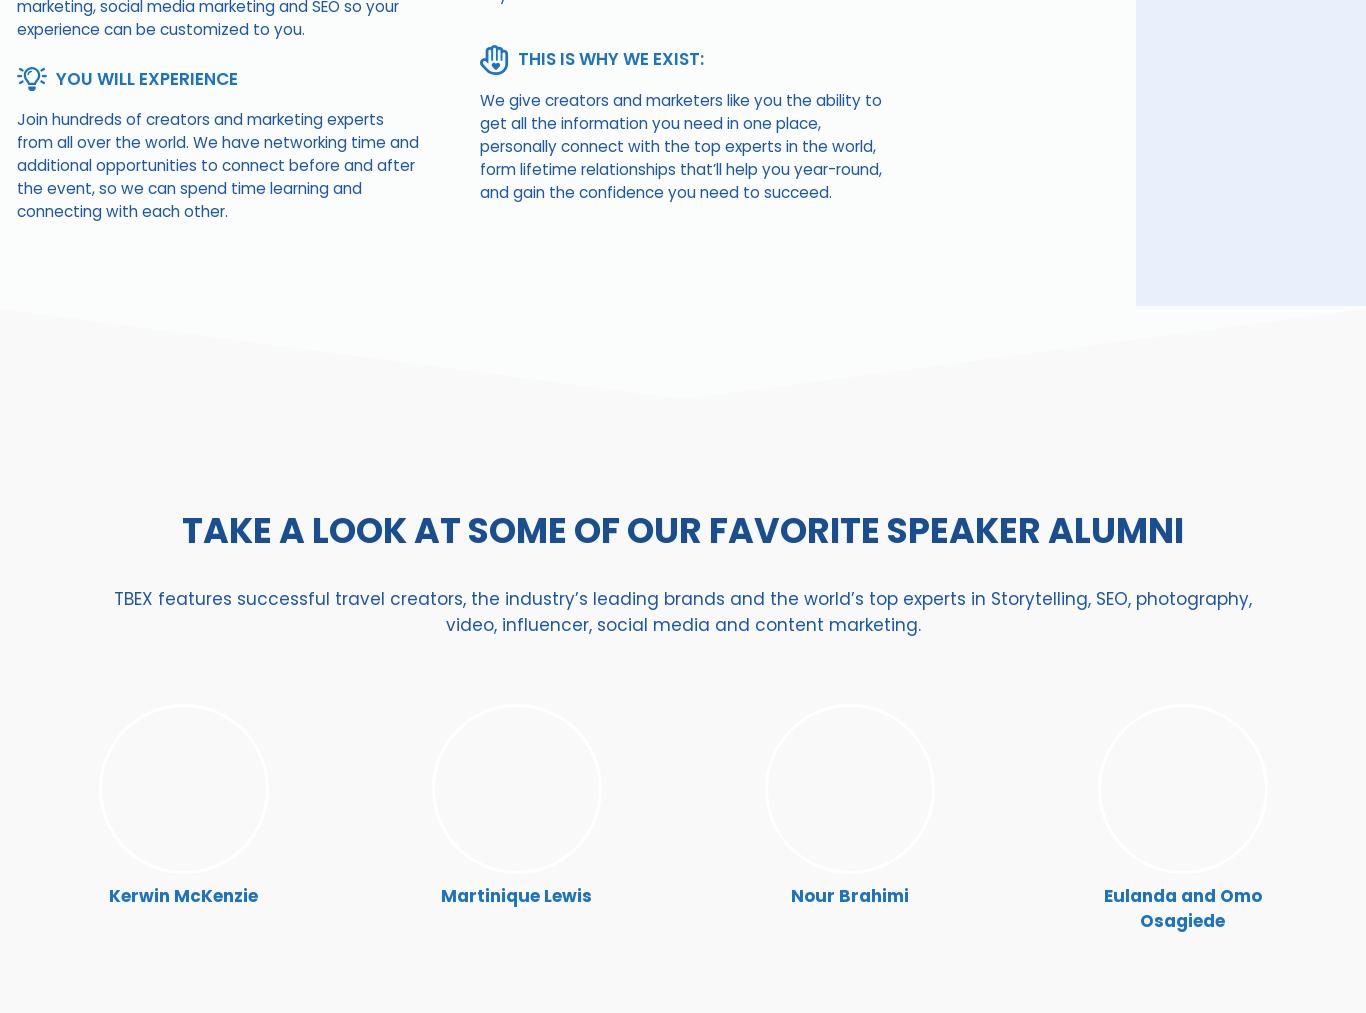 This screenshot has width=1366, height=1013. What do you see at coordinates (683, 530) in the screenshot?
I see `'TAKE A LOOK AT Some of OUR Favorite SPEAKER alumni'` at bounding box center [683, 530].